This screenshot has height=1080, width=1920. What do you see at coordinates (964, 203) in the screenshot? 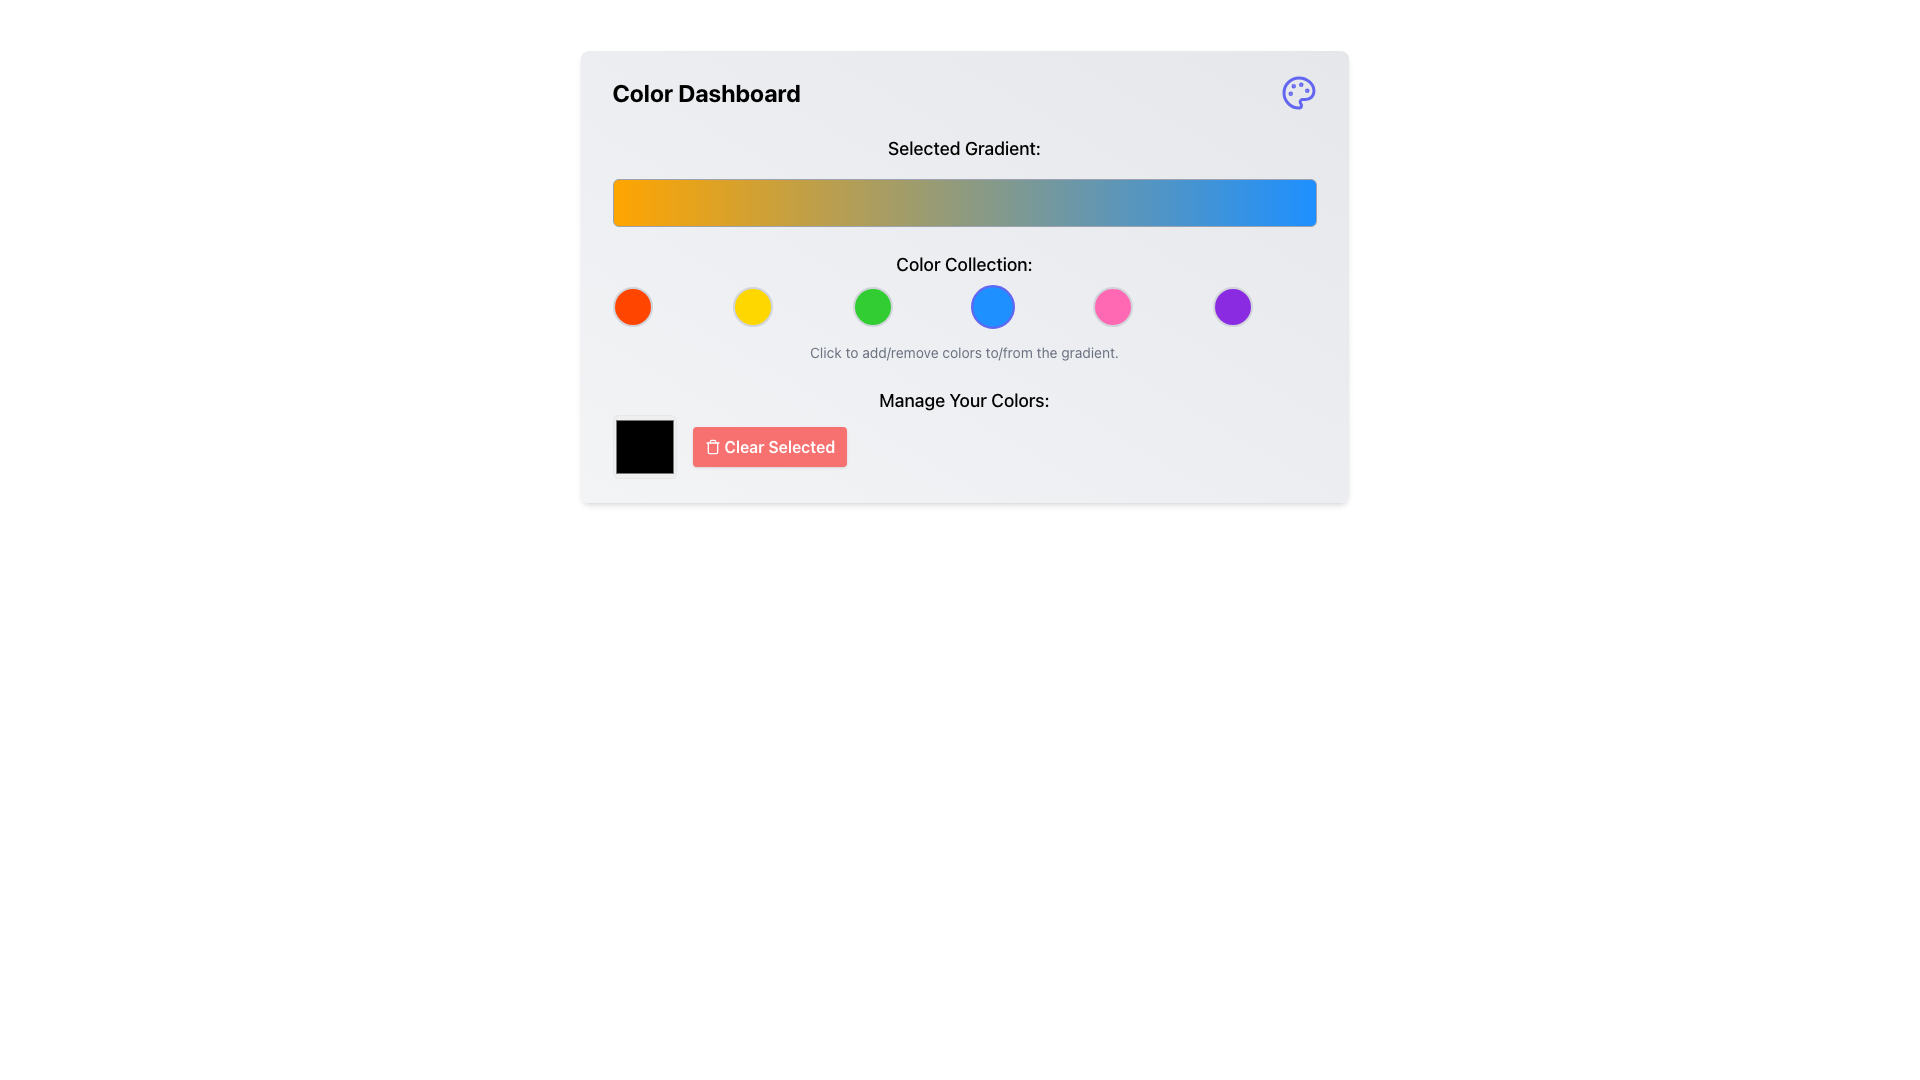
I see `the gradient selection` at bounding box center [964, 203].